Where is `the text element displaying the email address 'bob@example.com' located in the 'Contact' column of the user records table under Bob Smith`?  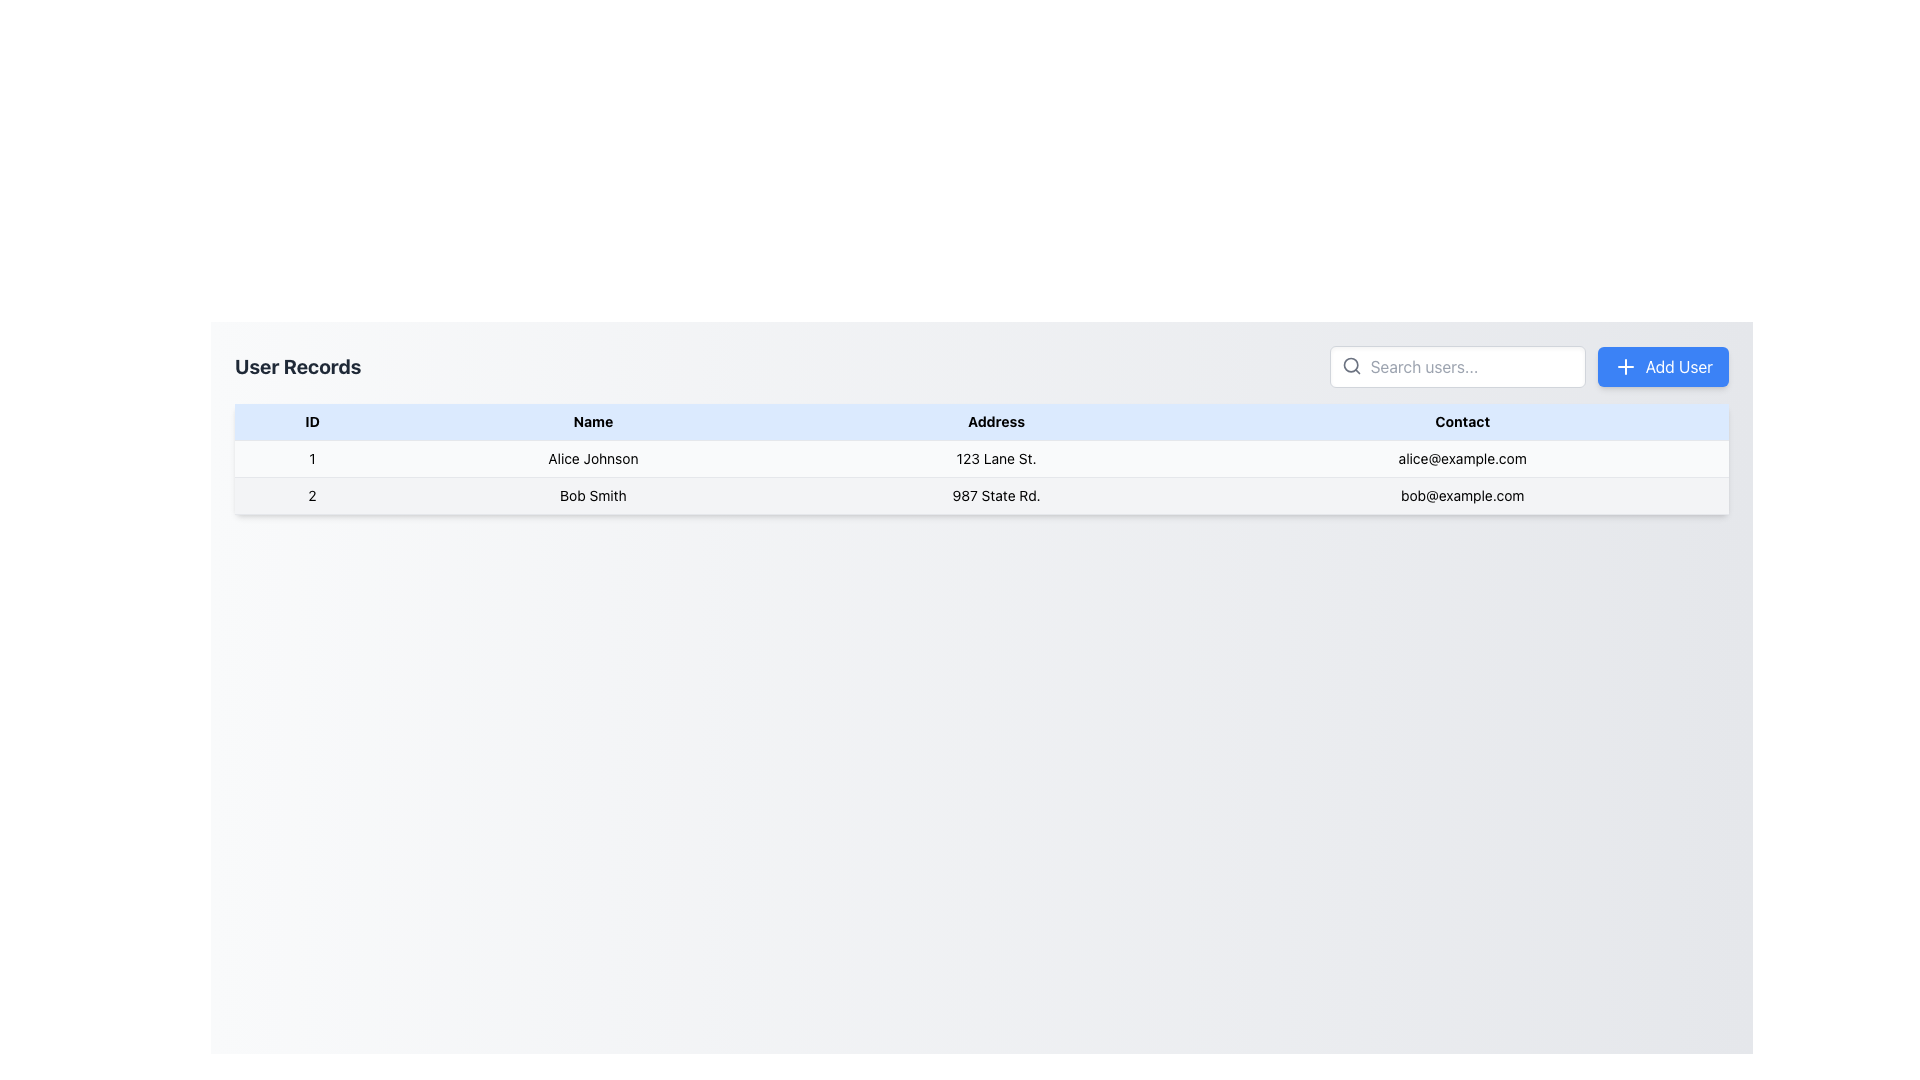
the text element displaying the email address 'bob@example.com' located in the 'Contact' column of the user records table under Bob Smith is located at coordinates (1462, 495).